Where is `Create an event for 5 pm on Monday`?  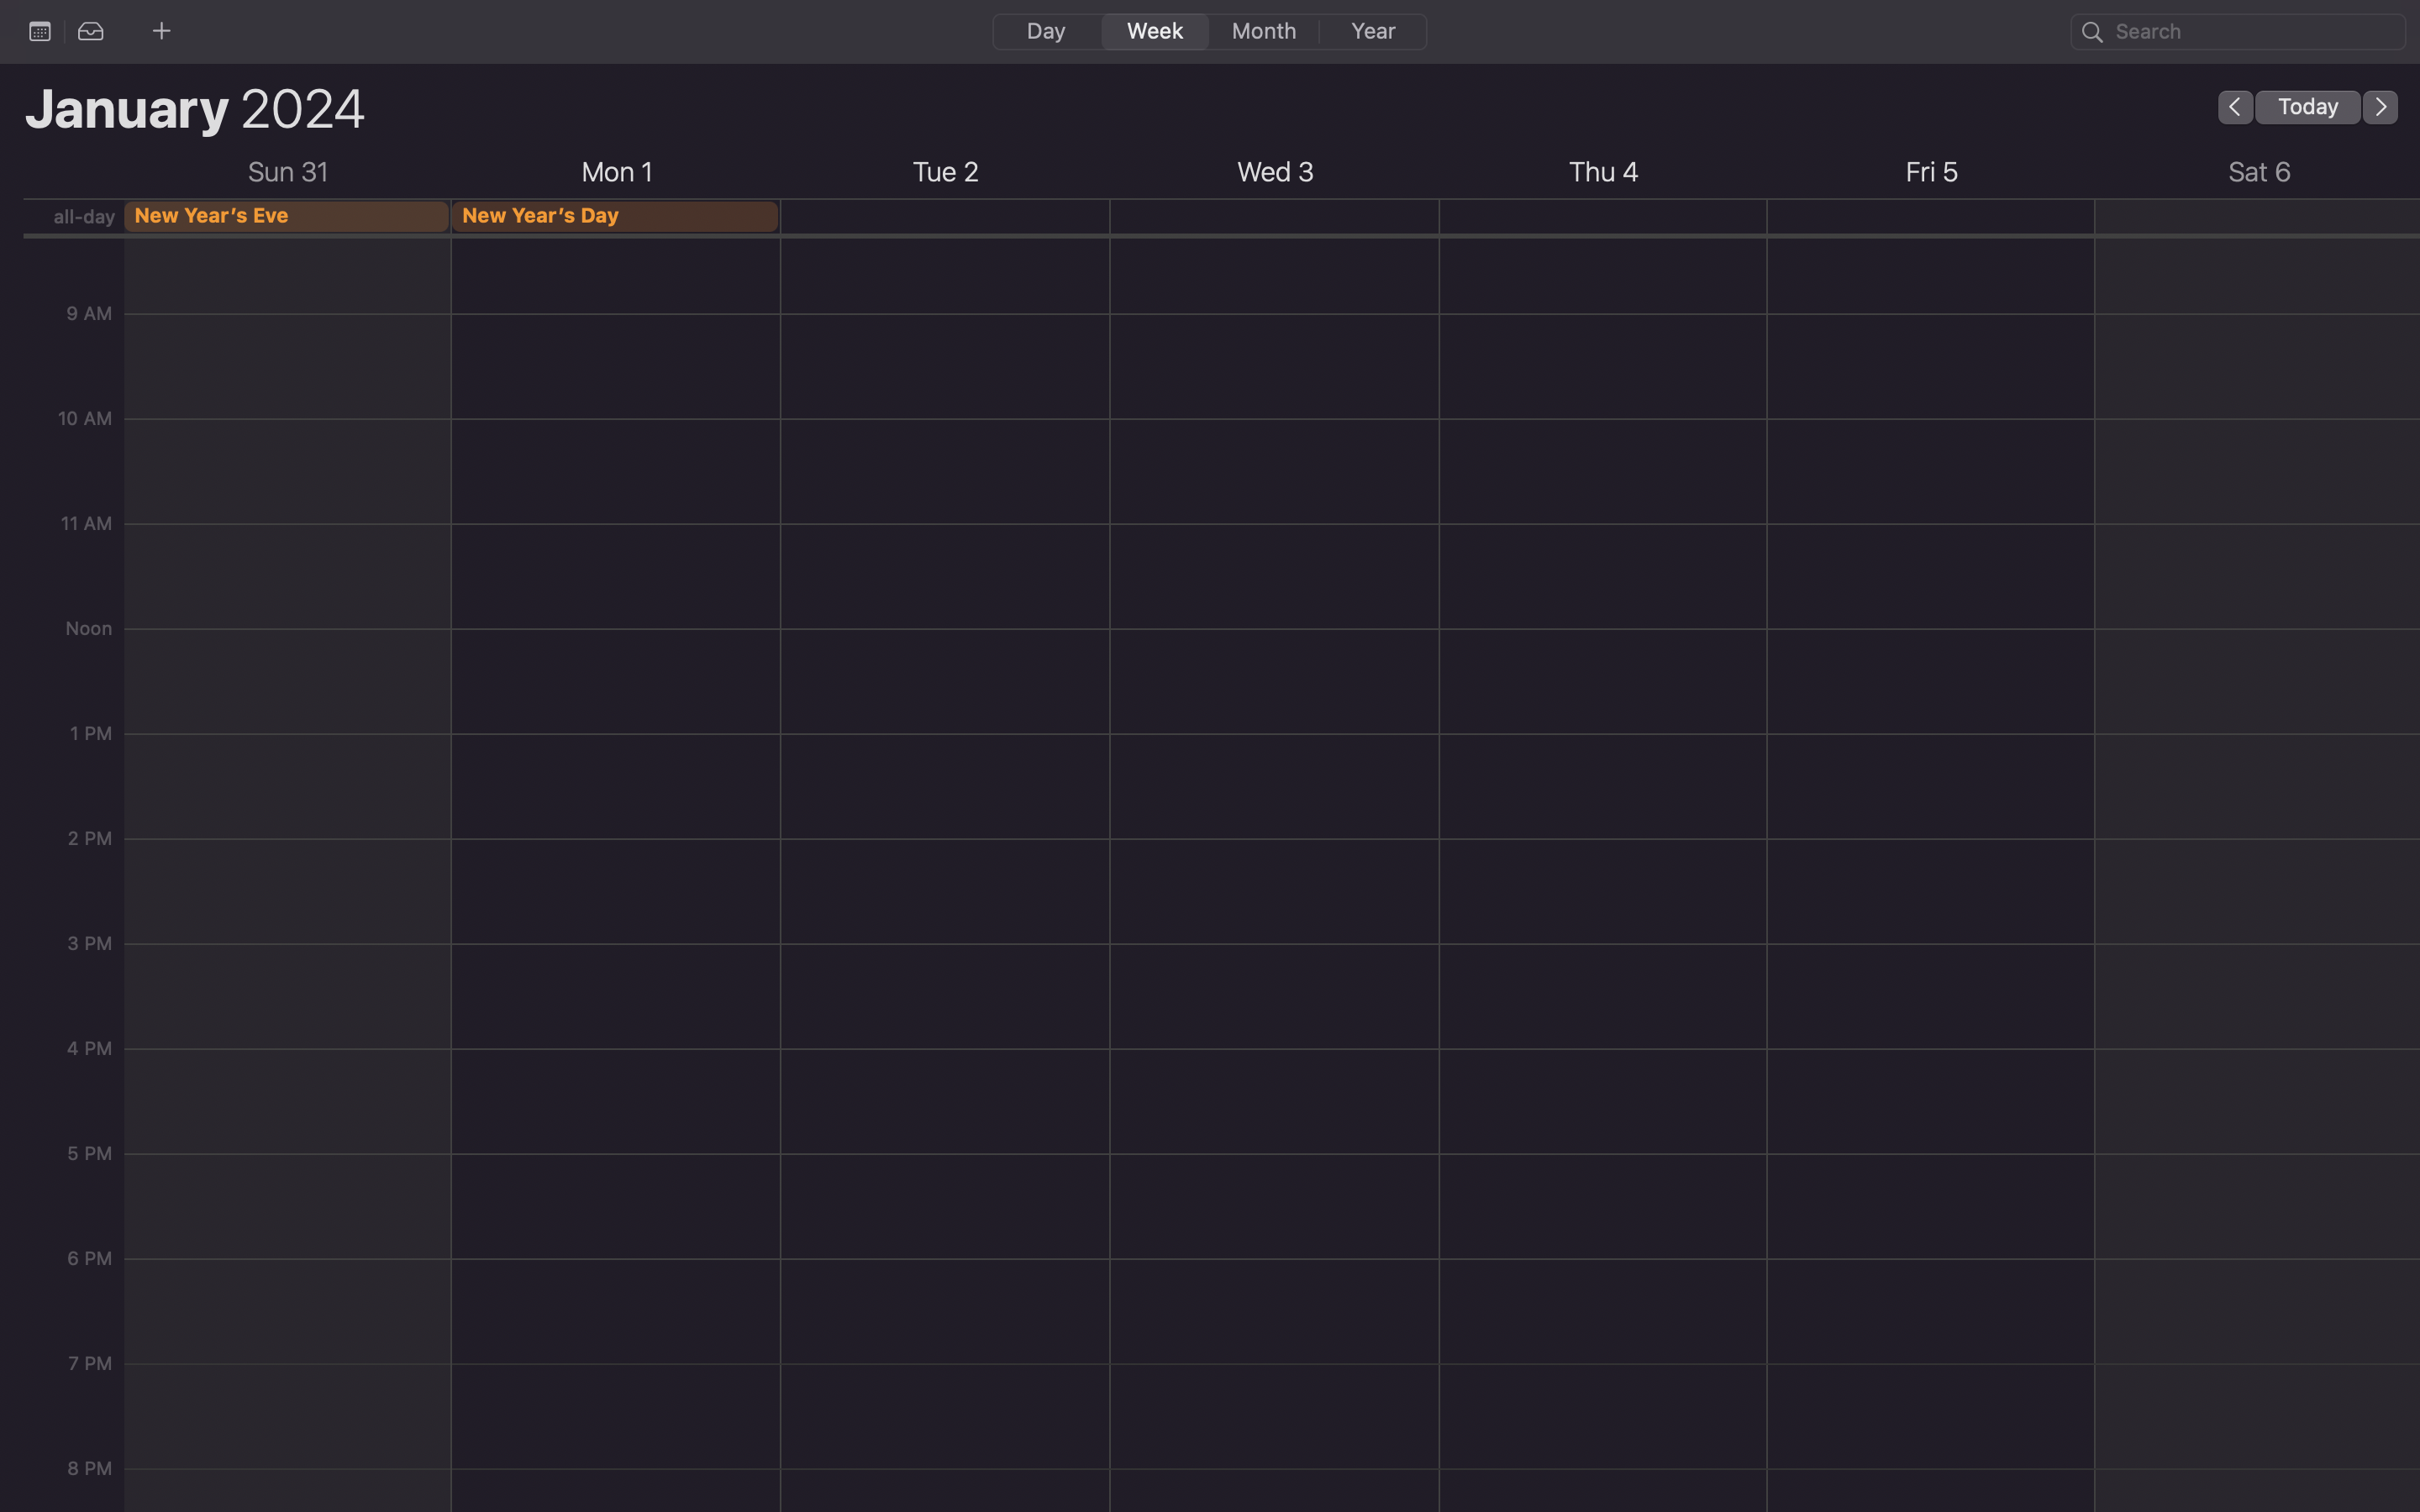
Create an event for 5 pm on Monday is located at coordinates (616, 971).